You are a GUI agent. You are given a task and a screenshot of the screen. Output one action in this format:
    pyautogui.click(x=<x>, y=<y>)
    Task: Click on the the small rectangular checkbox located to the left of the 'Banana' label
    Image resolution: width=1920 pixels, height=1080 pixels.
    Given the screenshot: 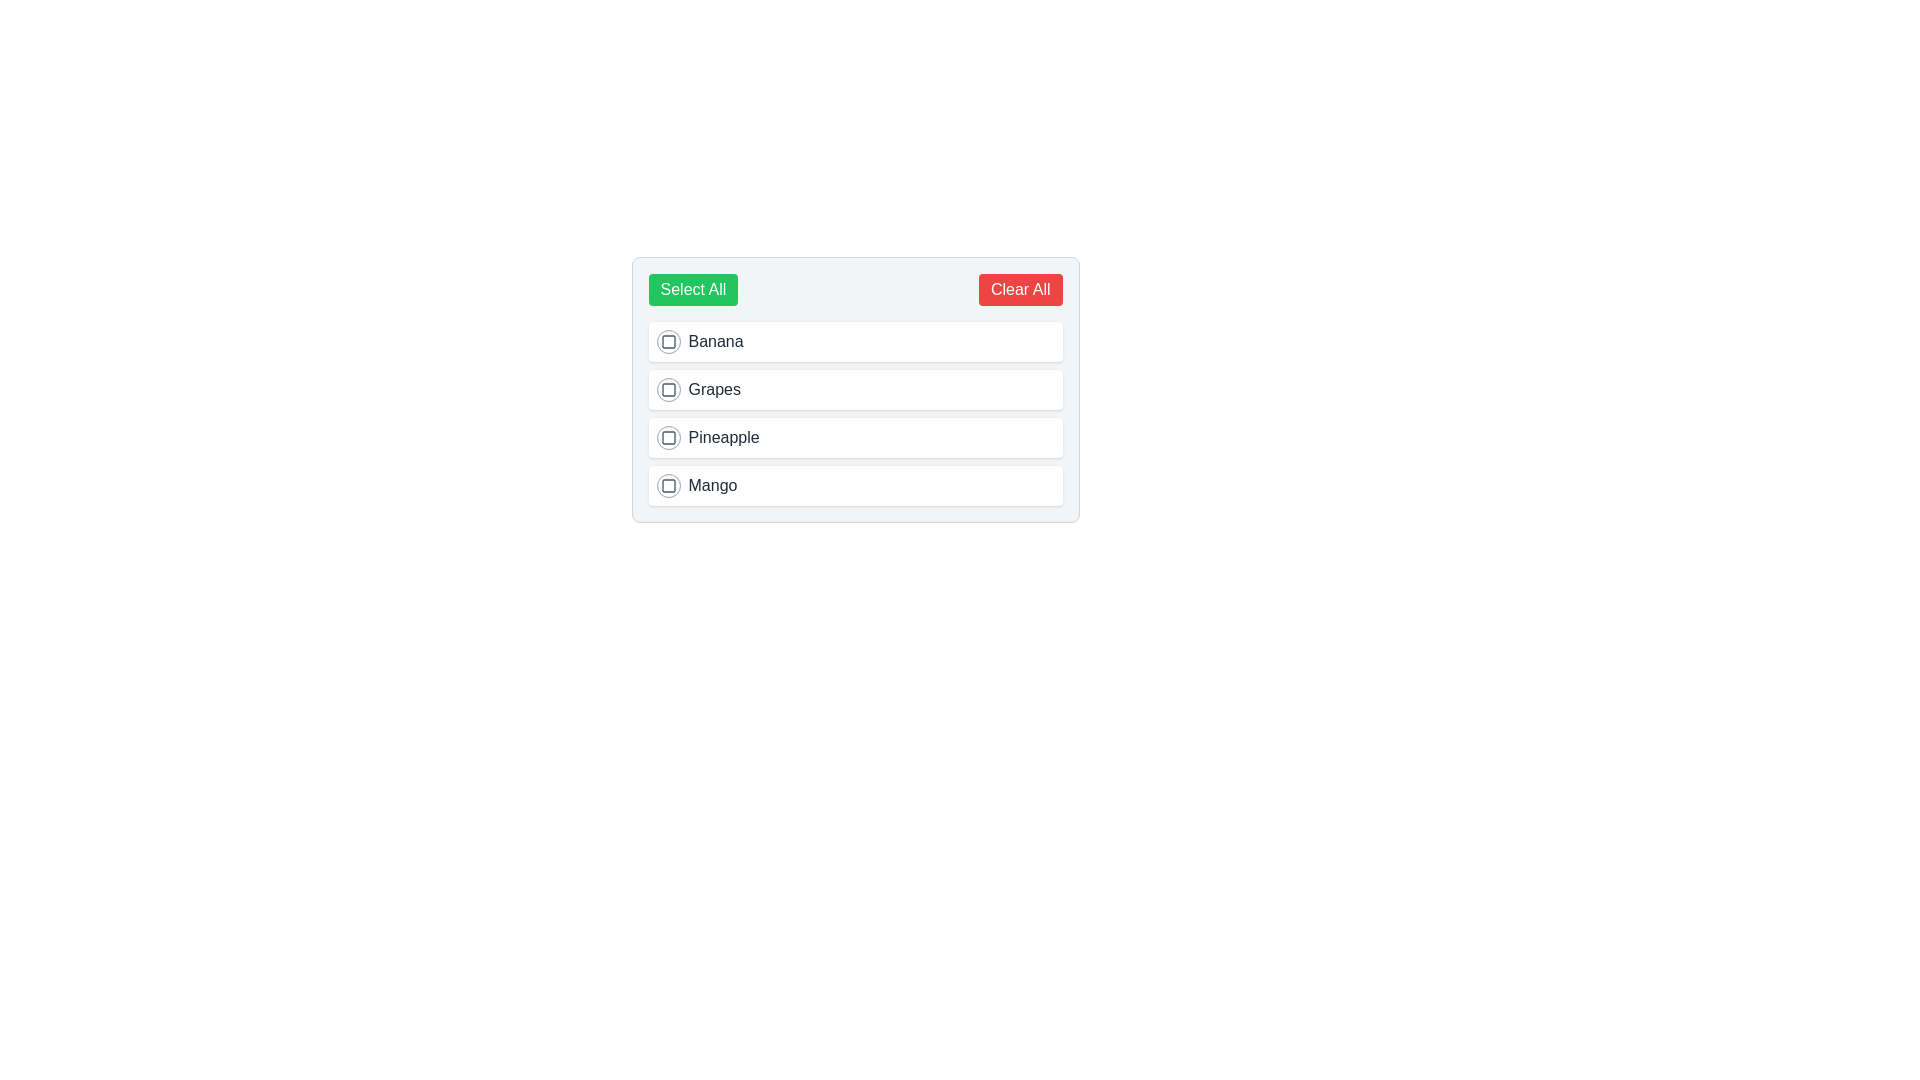 What is the action you would take?
    pyautogui.click(x=668, y=341)
    